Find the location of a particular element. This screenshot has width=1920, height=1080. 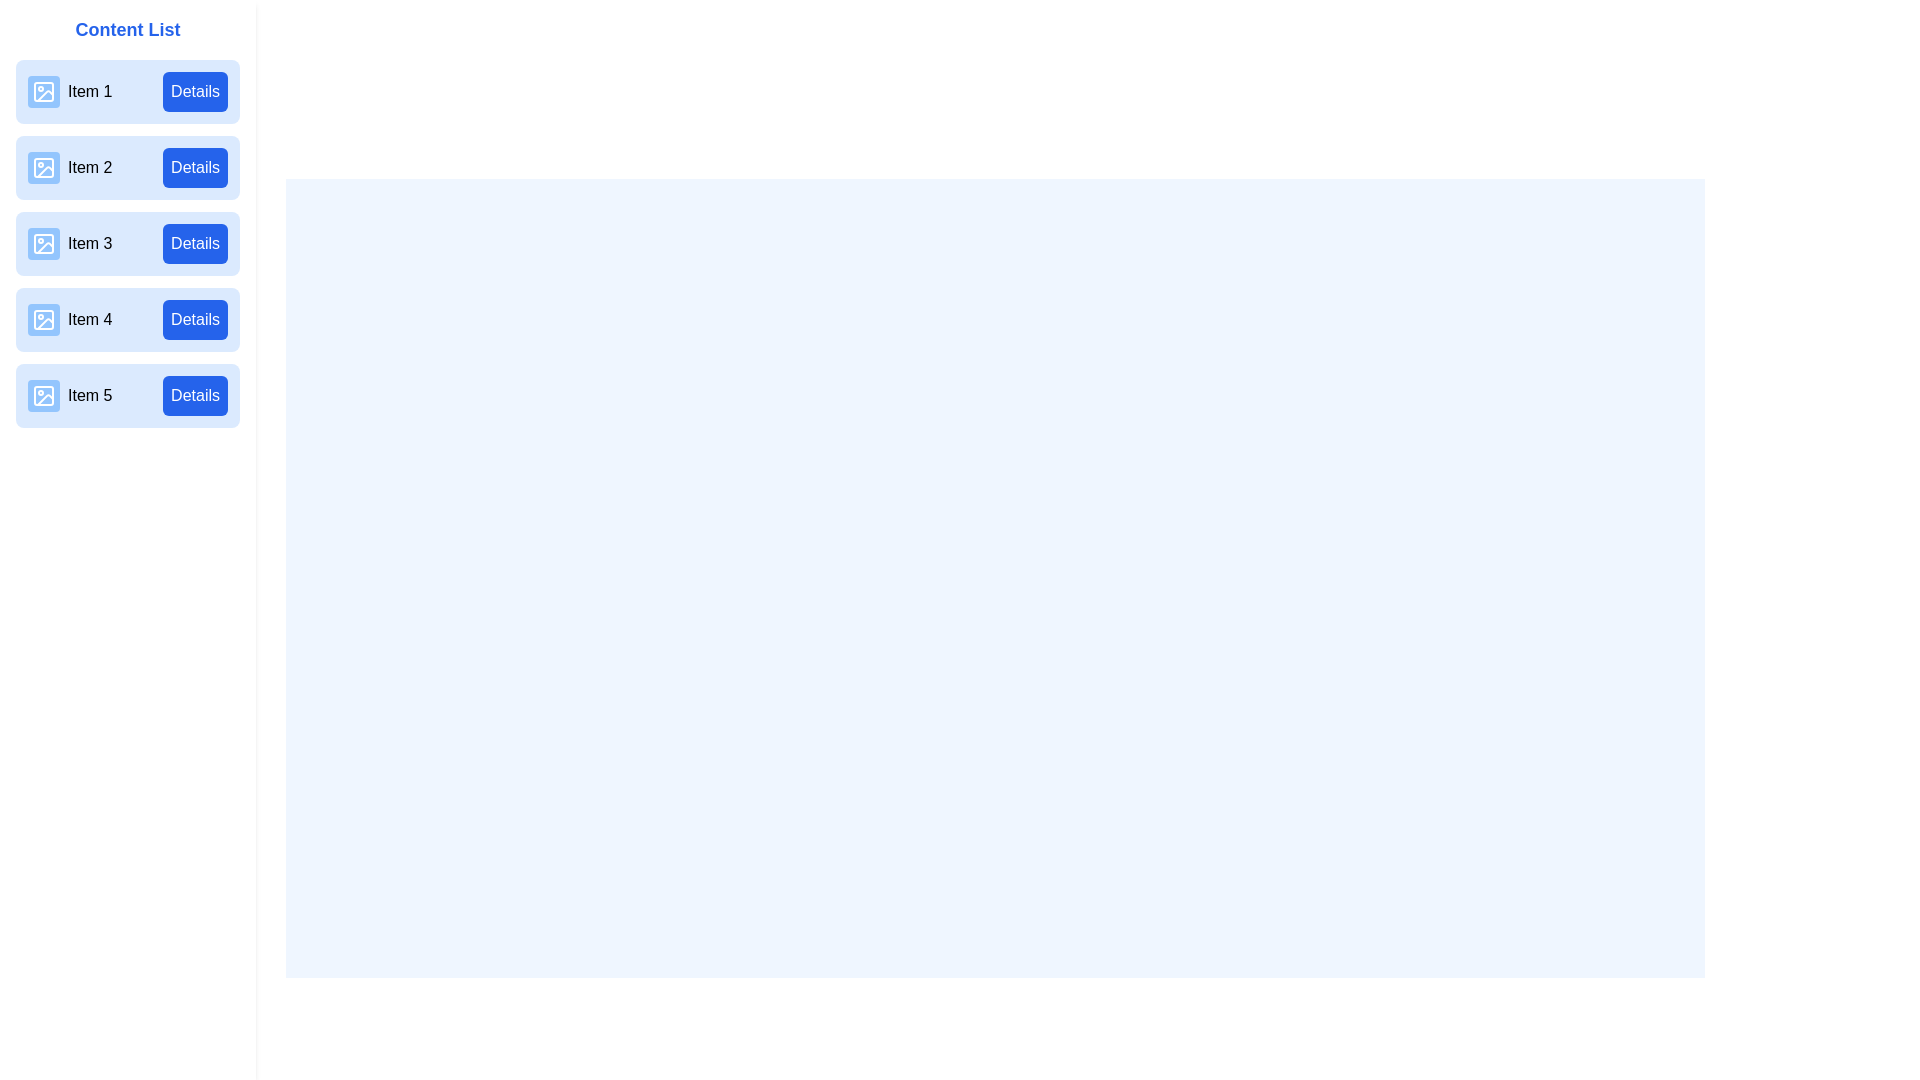

the icon located to the left of the 'Item 5' row is located at coordinates (43, 396).